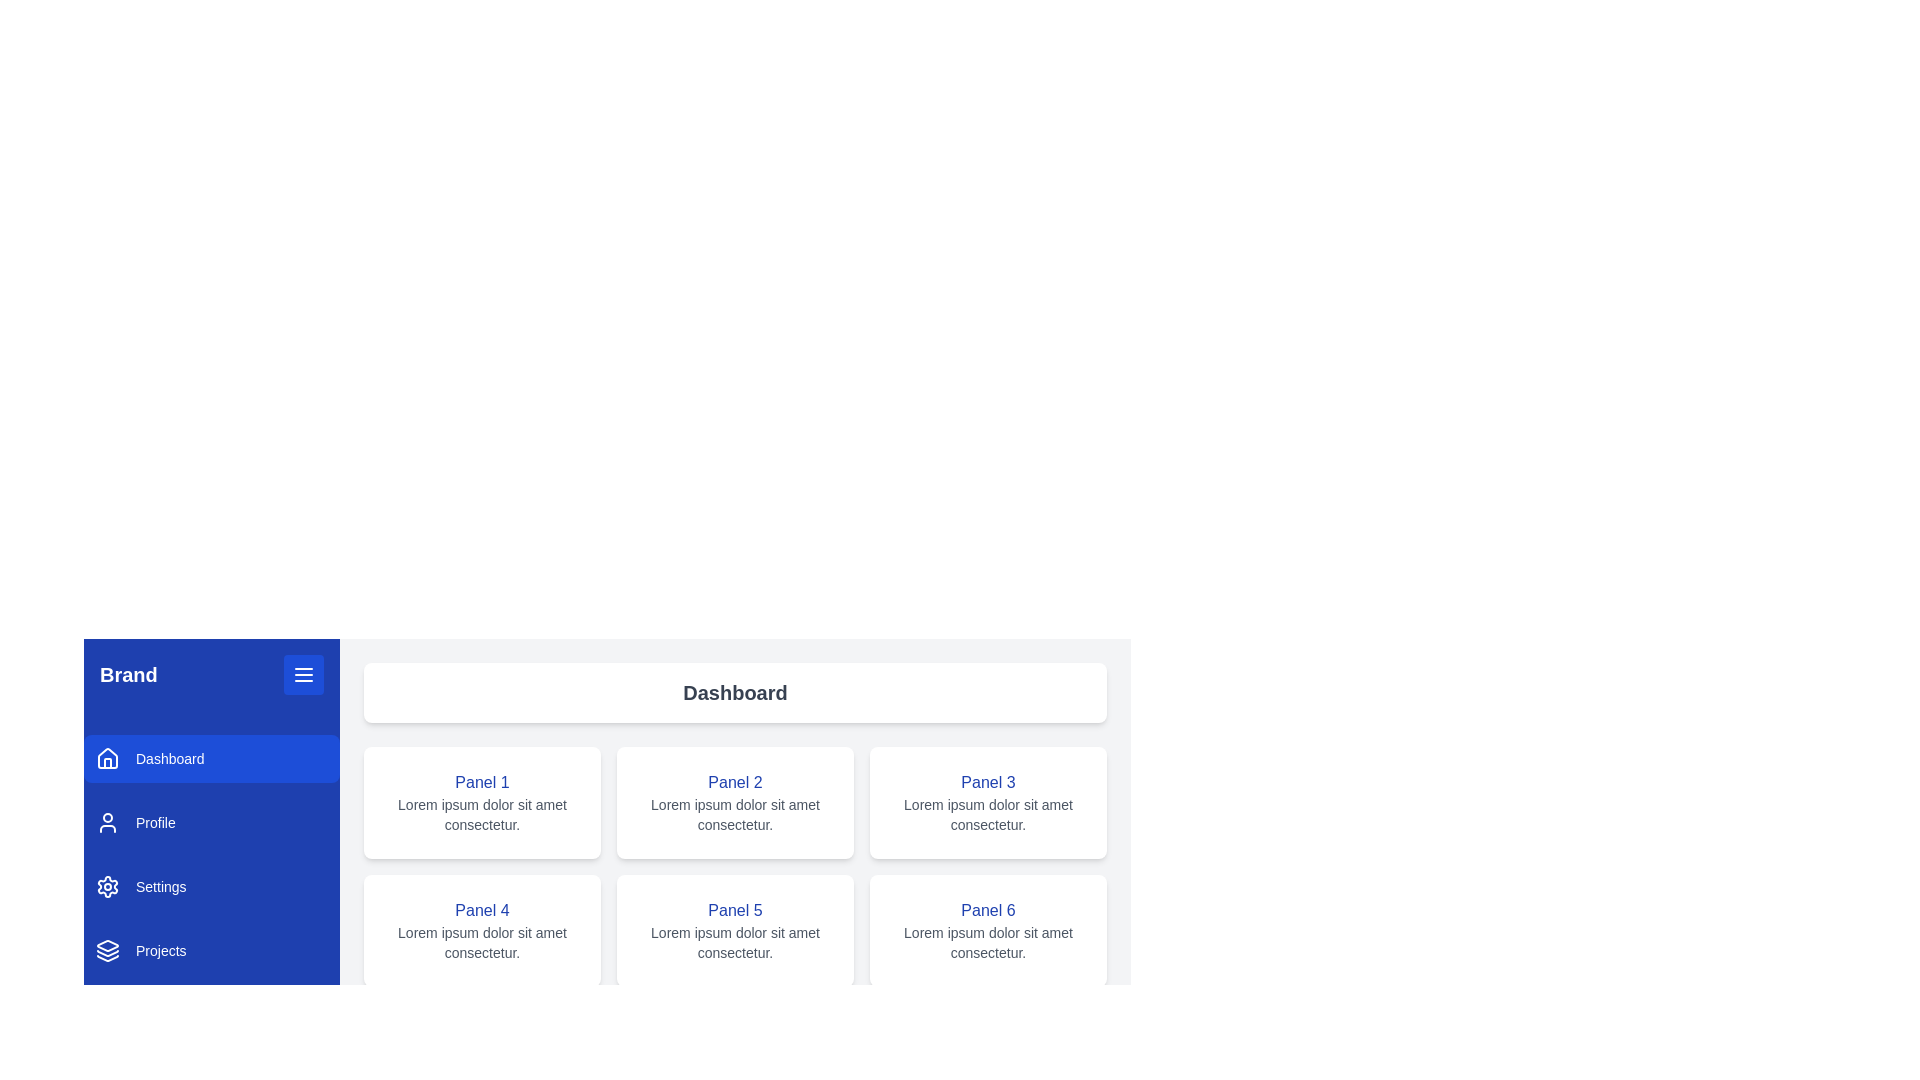  Describe the element at coordinates (107, 758) in the screenshot. I see `the house icon that is part of the highlighted 'Dashboard' menu item in the left-hand sidebar of the interface` at that location.